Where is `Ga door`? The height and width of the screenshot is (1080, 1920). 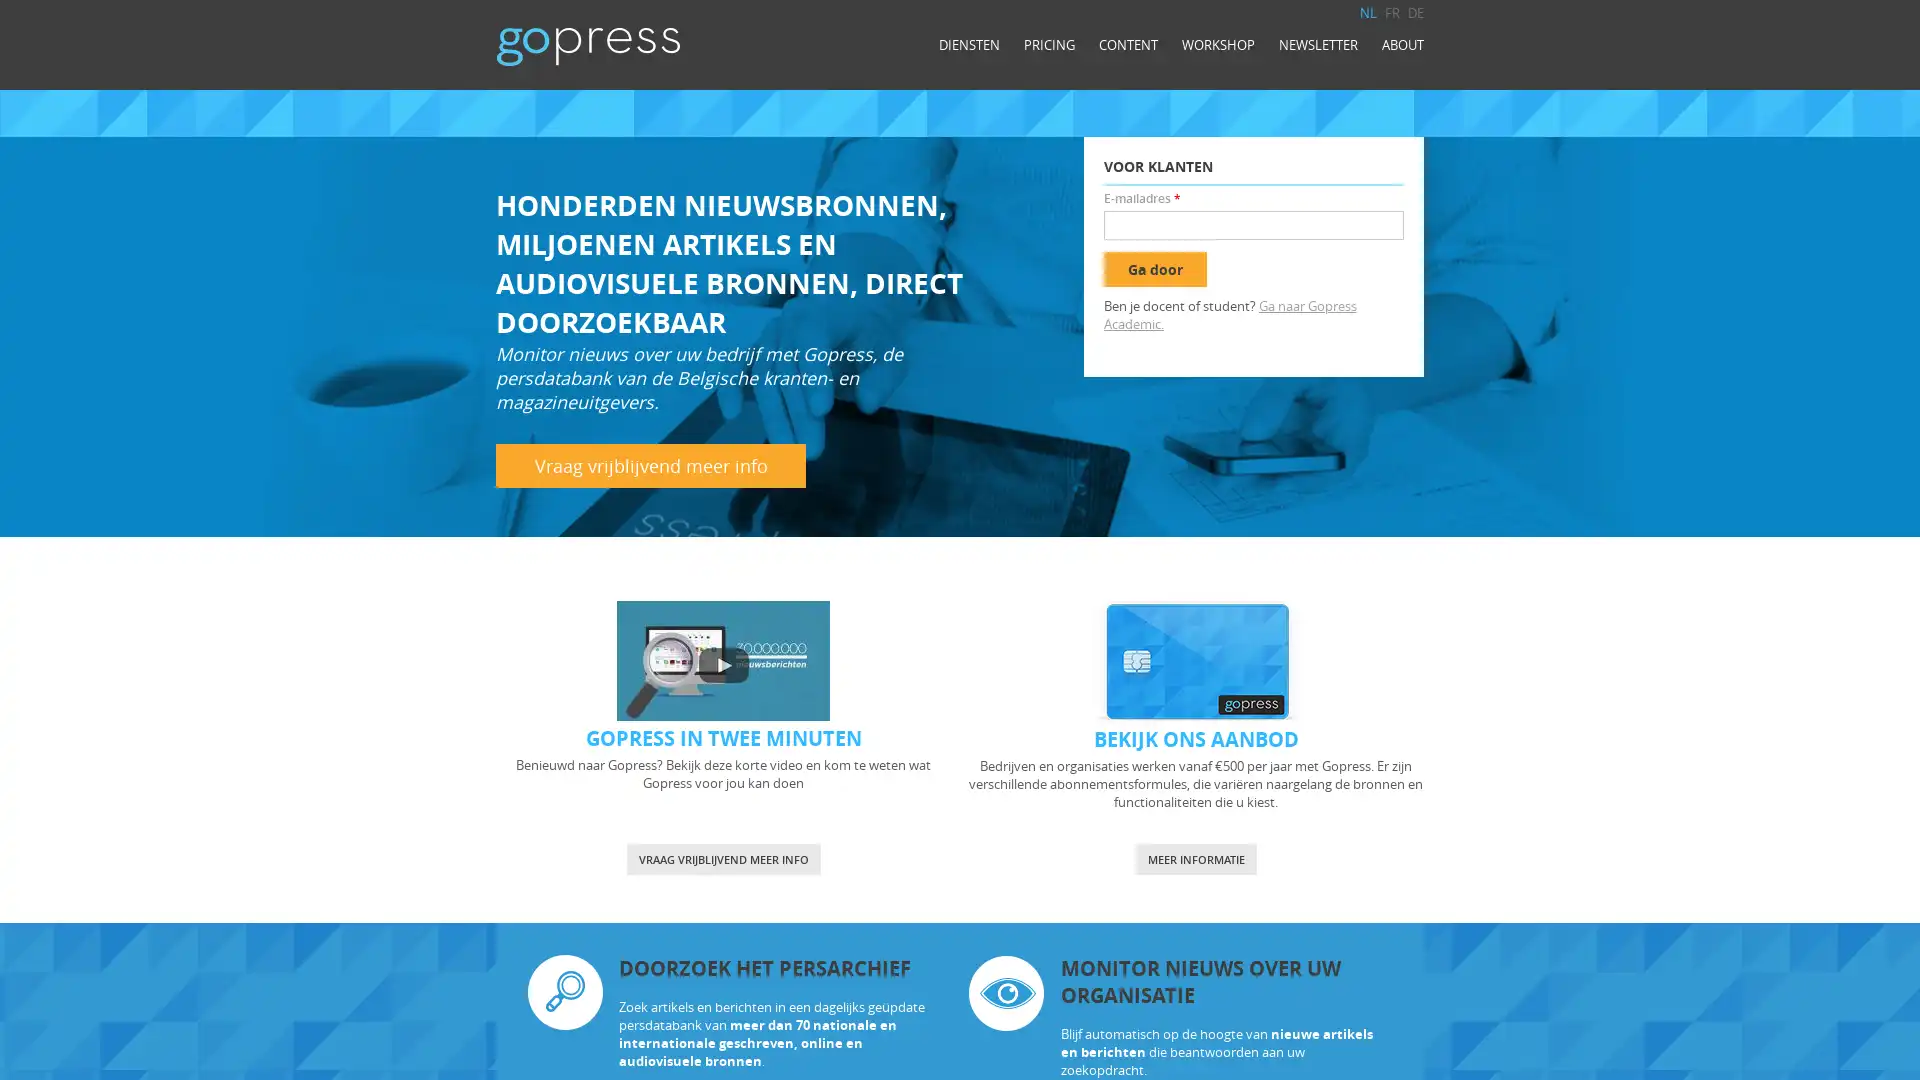
Ga door is located at coordinates (1154, 267).